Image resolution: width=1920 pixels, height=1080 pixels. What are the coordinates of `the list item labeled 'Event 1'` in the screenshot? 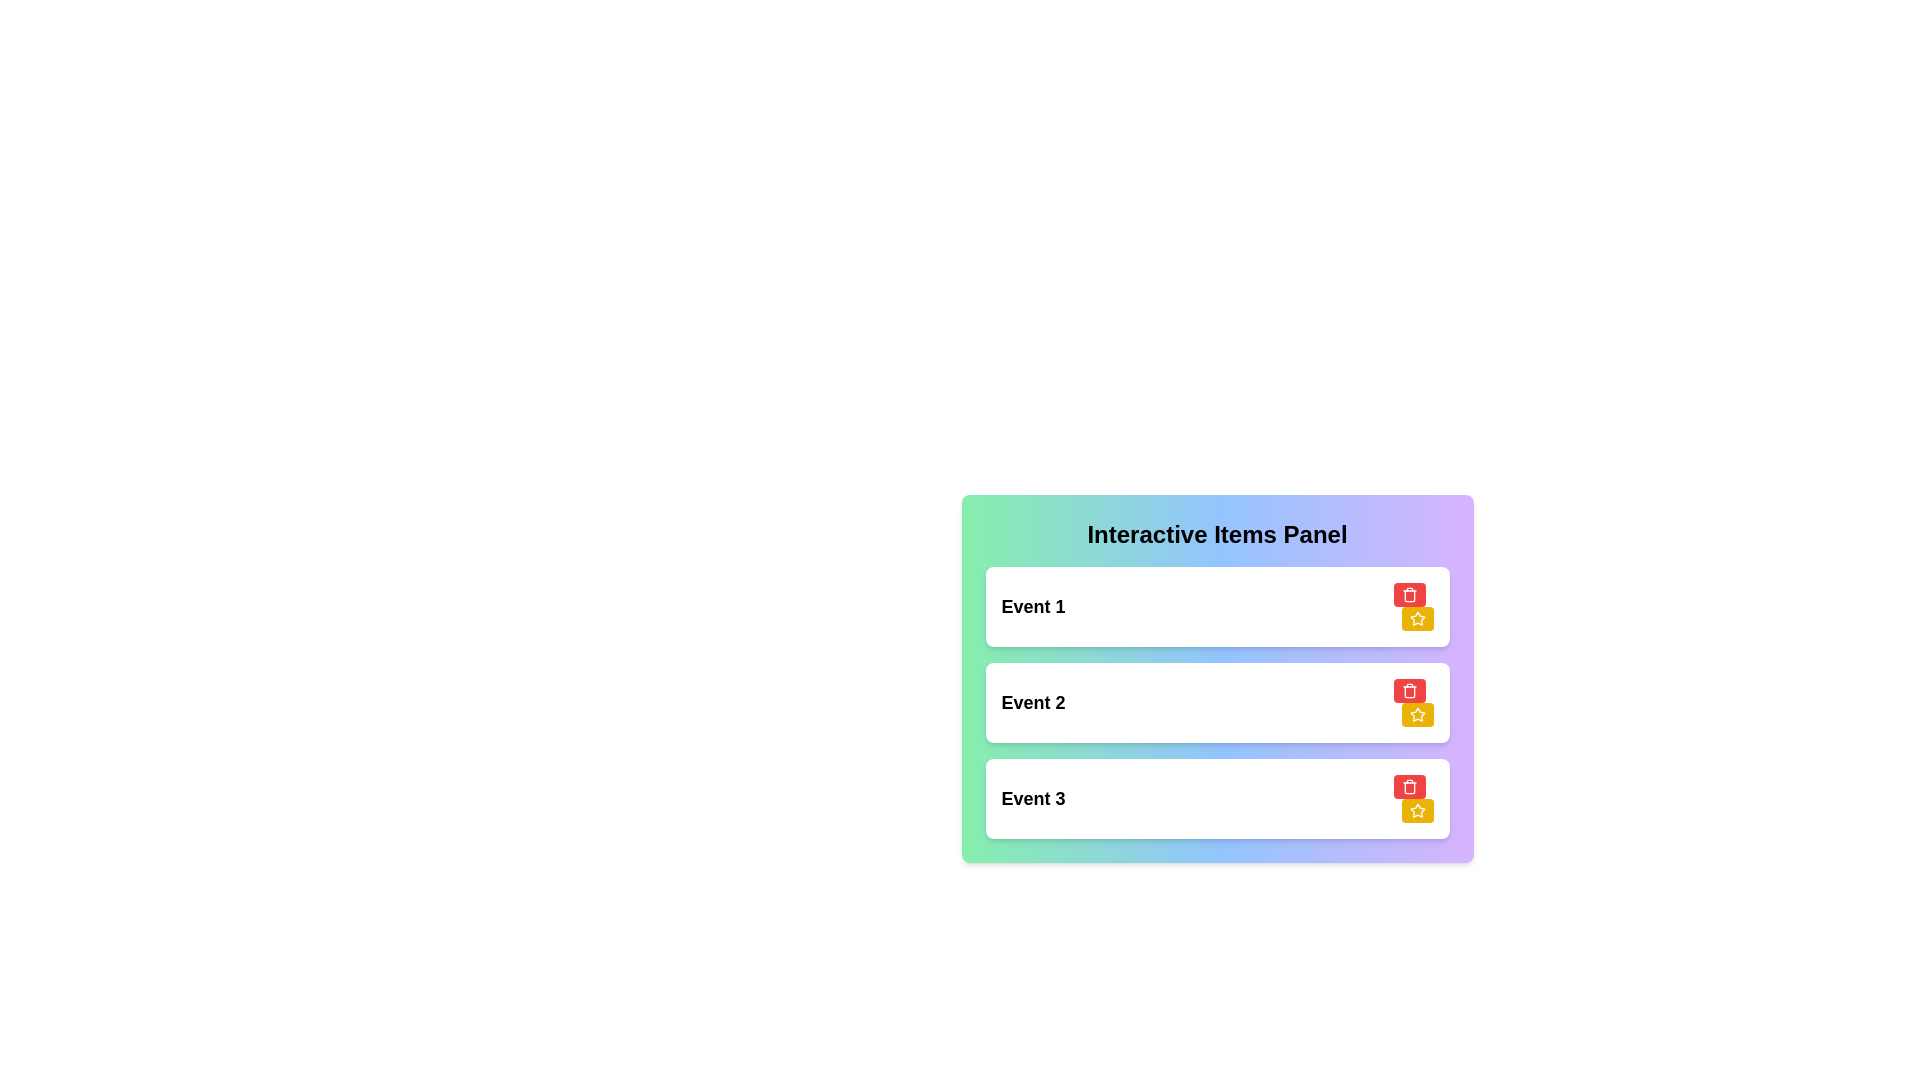 It's located at (1216, 605).